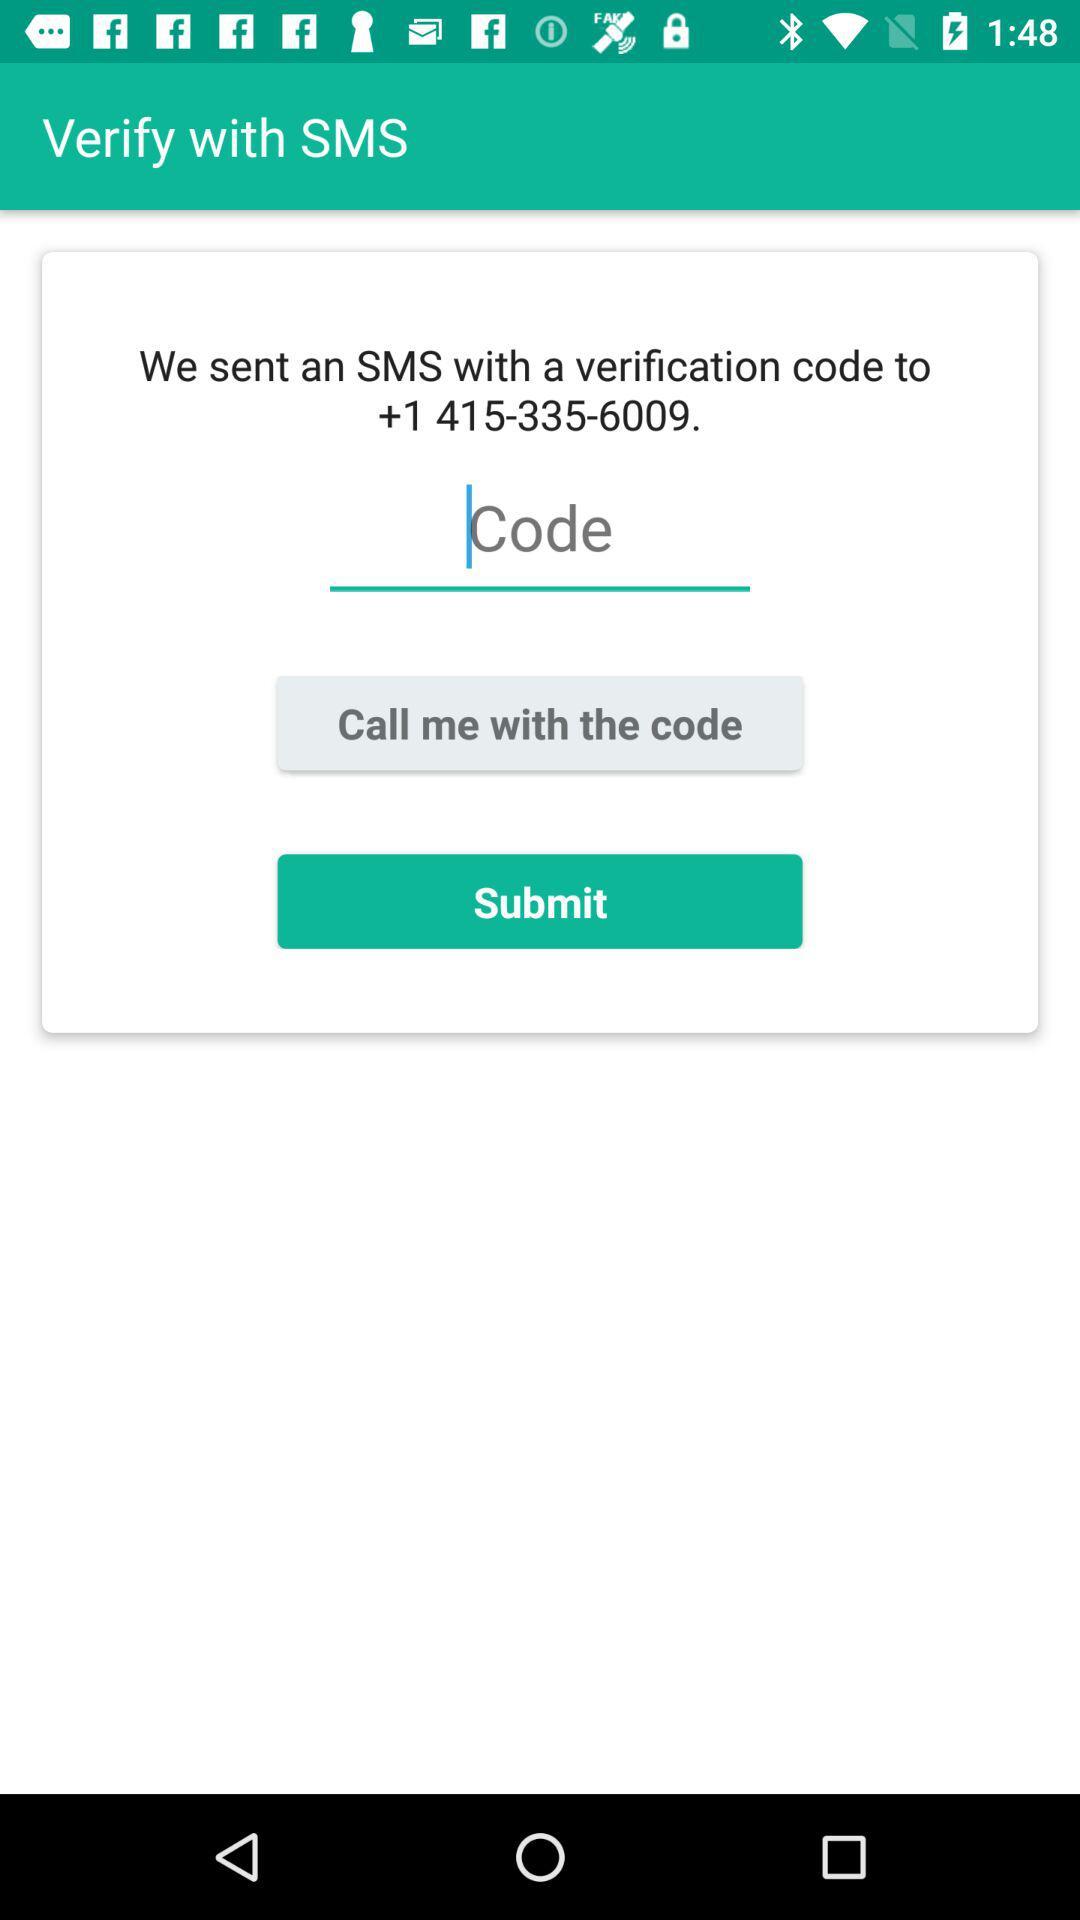  What do you see at coordinates (540, 722) in the screenshot?
I see `call me with icon` at bounding box center [540, 722].